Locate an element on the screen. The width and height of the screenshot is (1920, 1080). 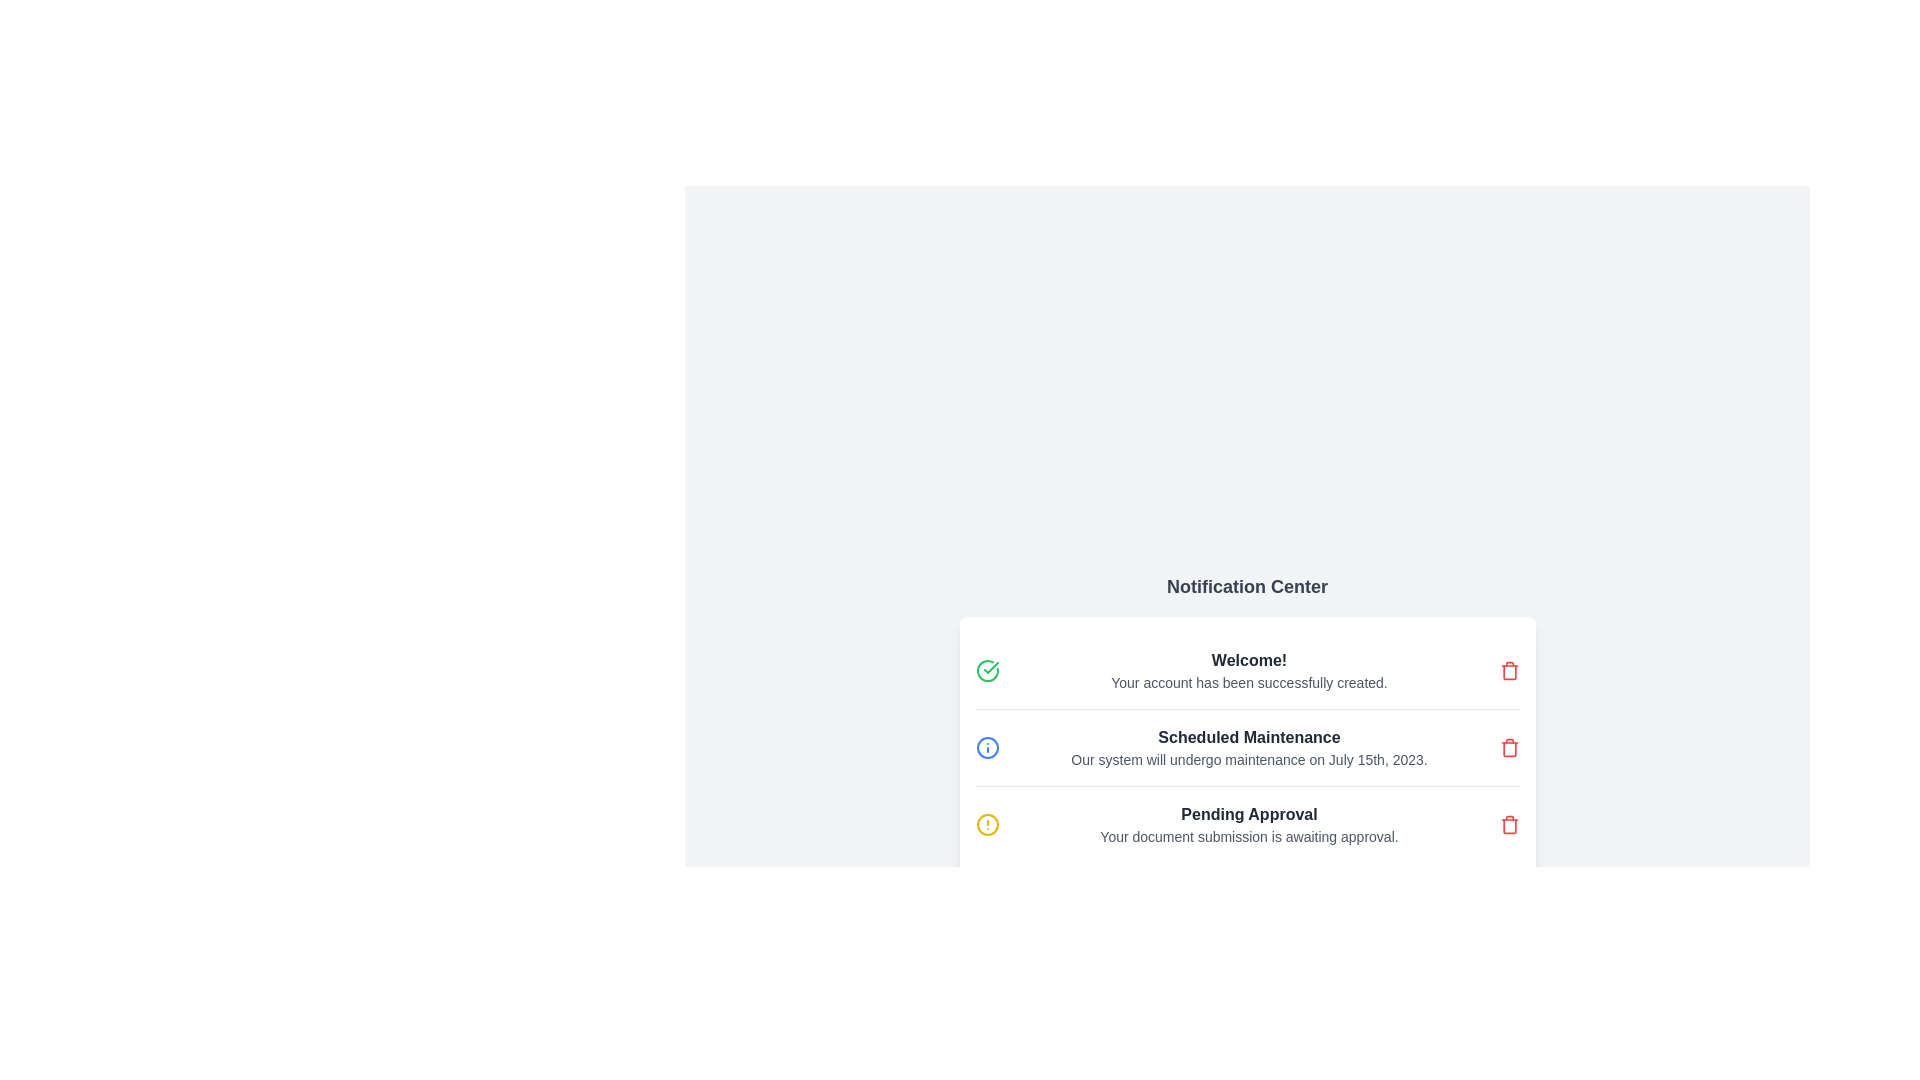
information displayed in the second notification card inside the 'Notification Center' panel, which informs the user about scheduled system maintenance is located at coordinates (1246, 725).